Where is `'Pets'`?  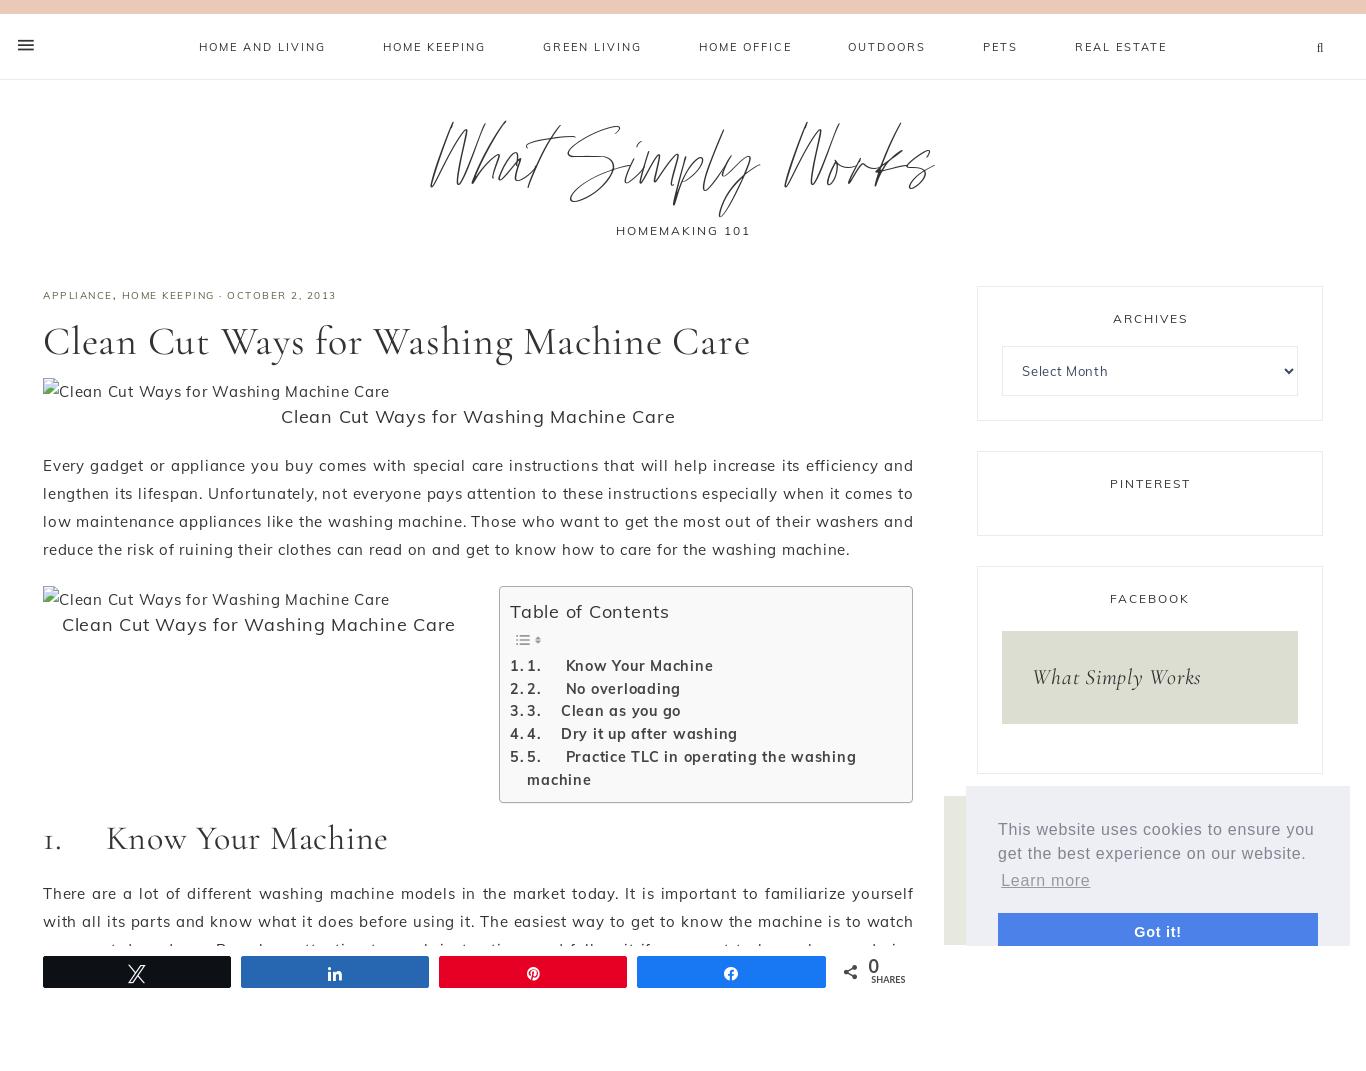 'Pets' is located at coordinates (1000, 46).